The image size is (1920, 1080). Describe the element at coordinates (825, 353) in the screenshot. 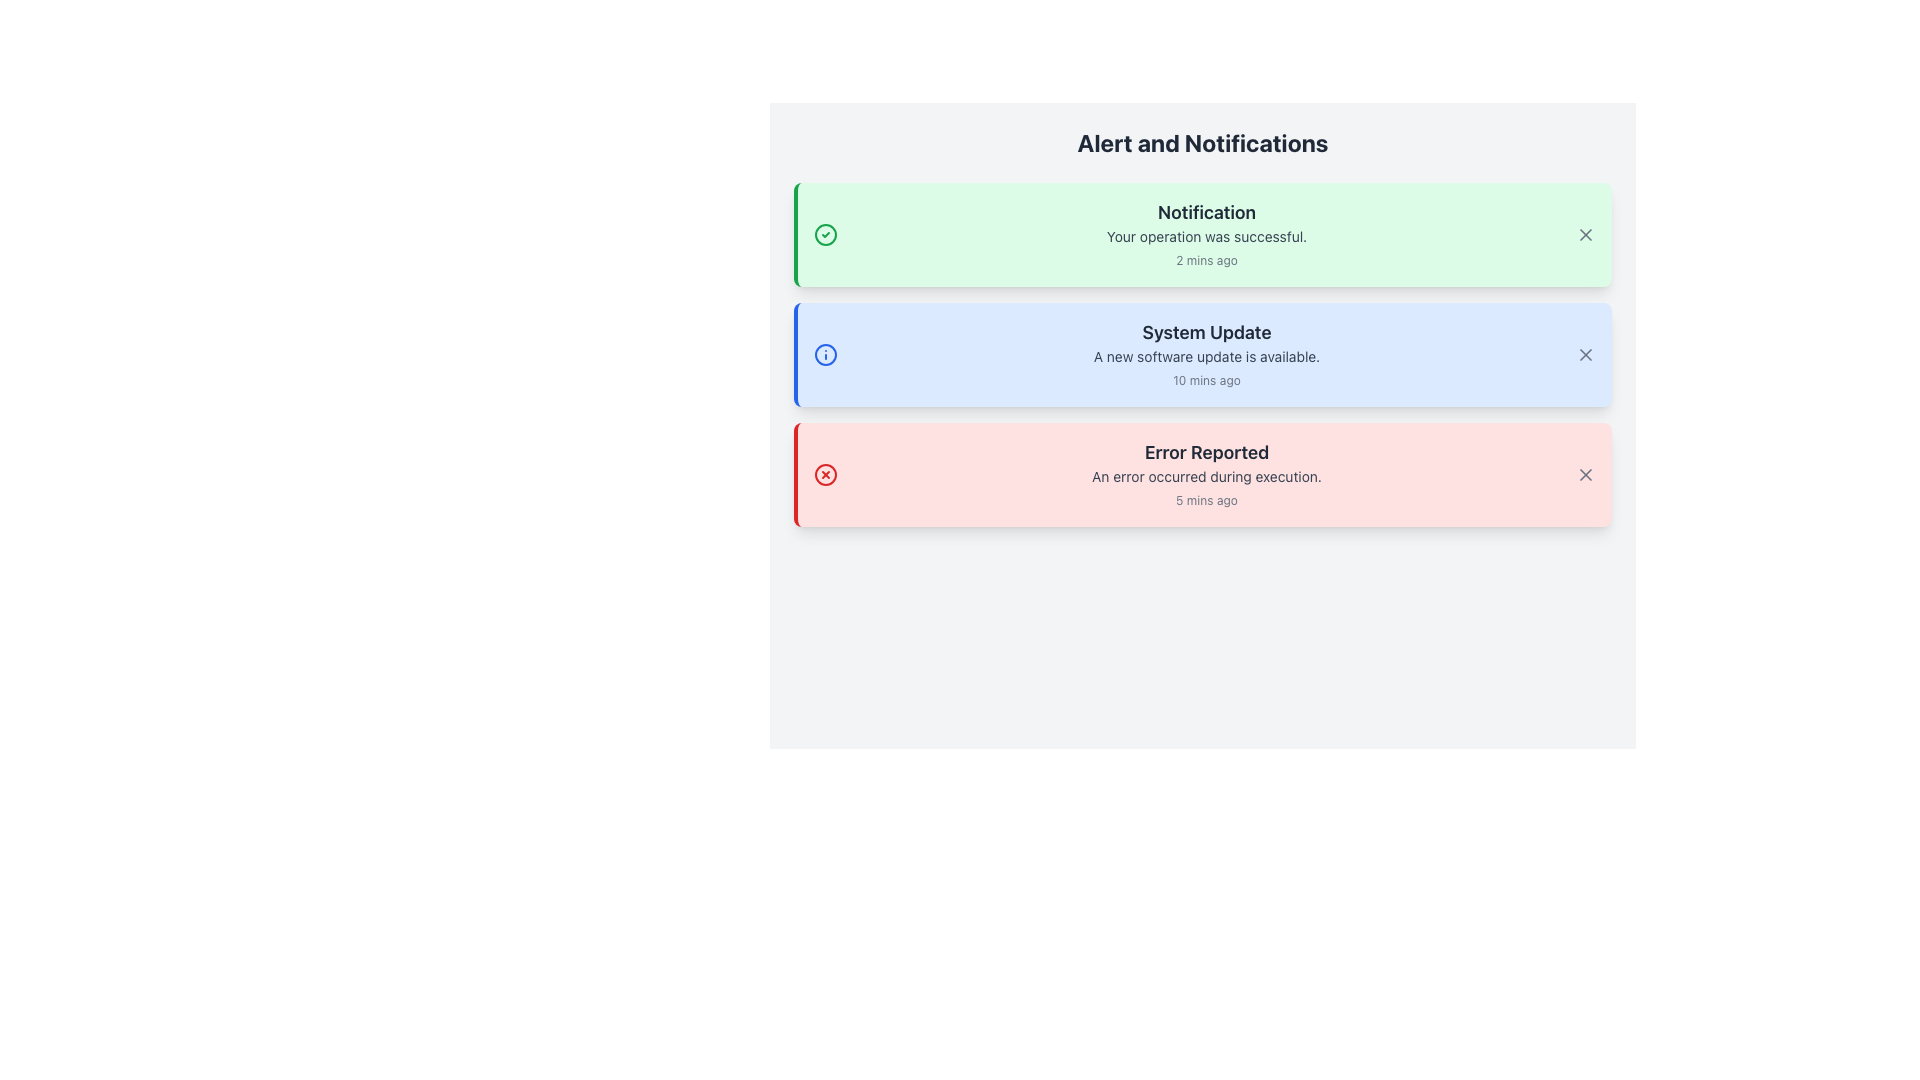

I see `the decorative SVG circle within the 'System Update' notification icon located towards the left side of the card` at that location.